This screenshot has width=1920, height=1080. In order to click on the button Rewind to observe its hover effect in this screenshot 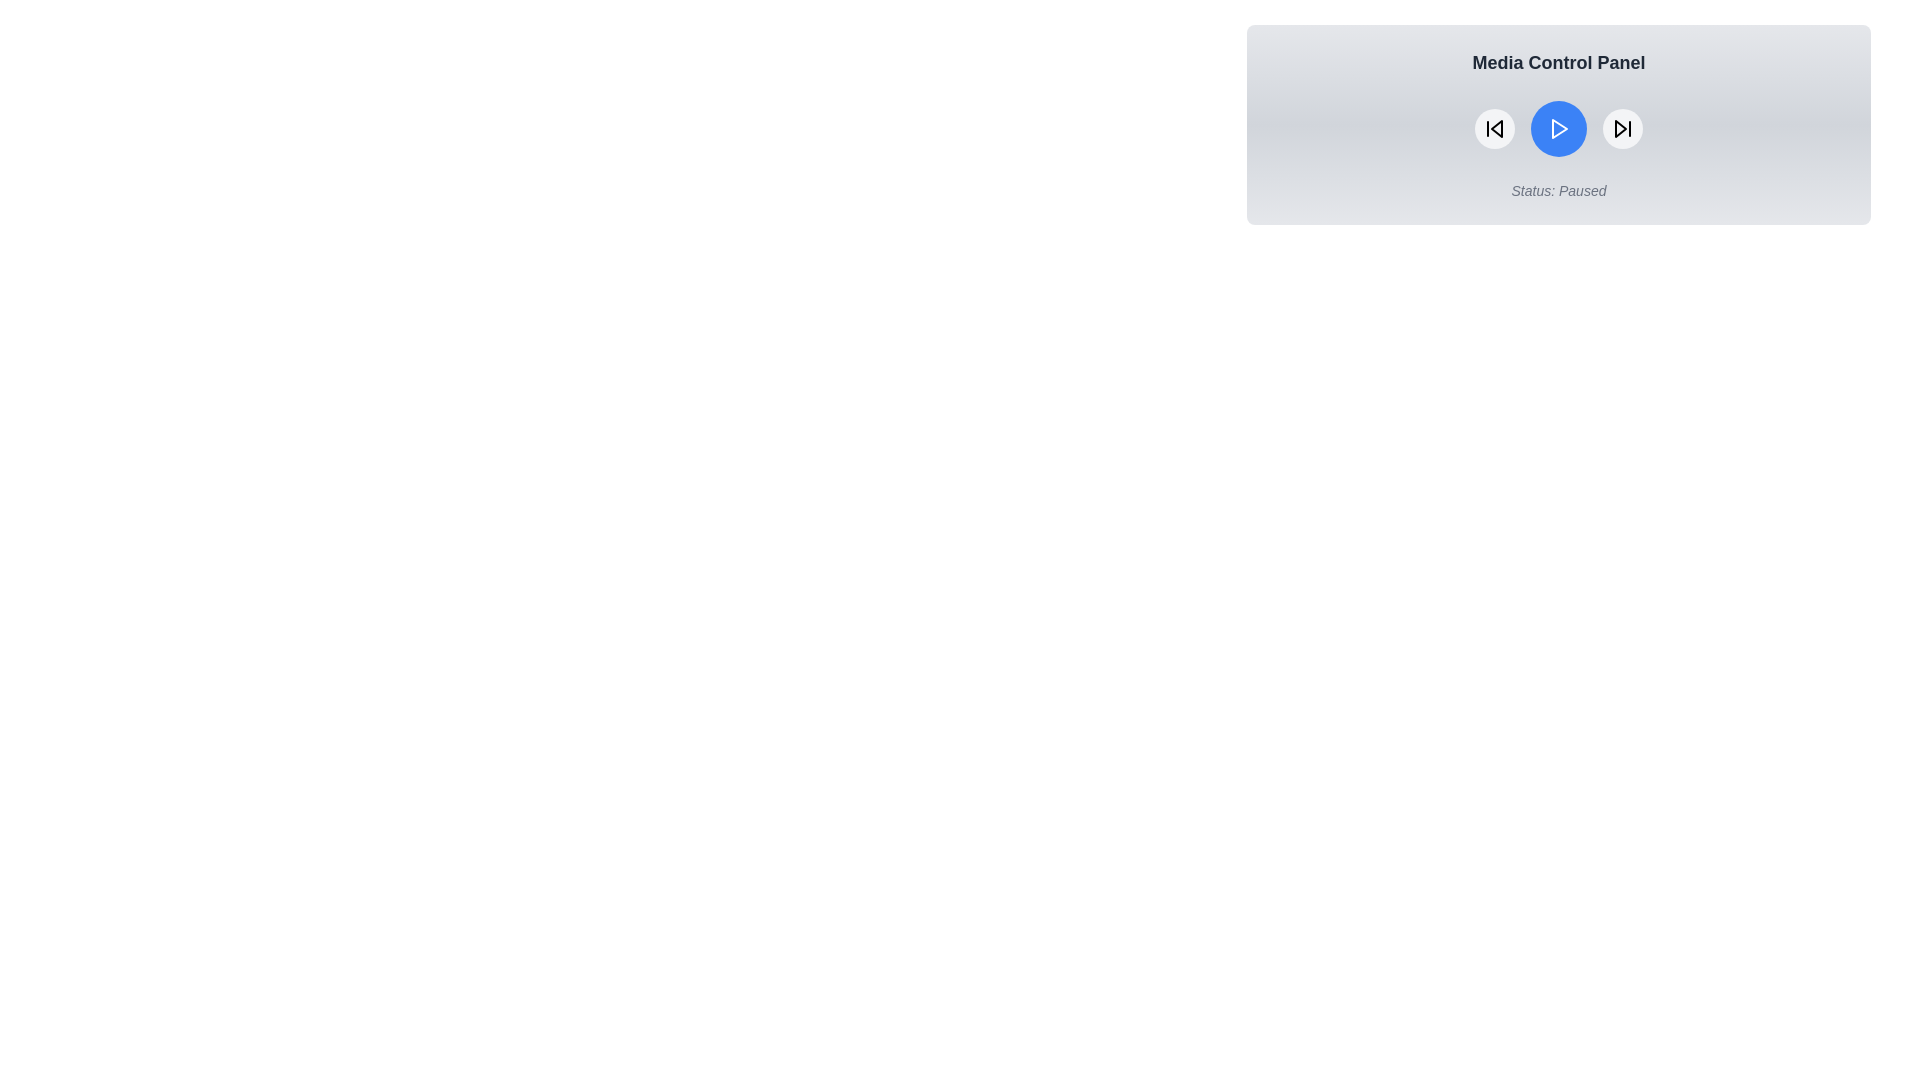, I will do `click(1494, 128)`.